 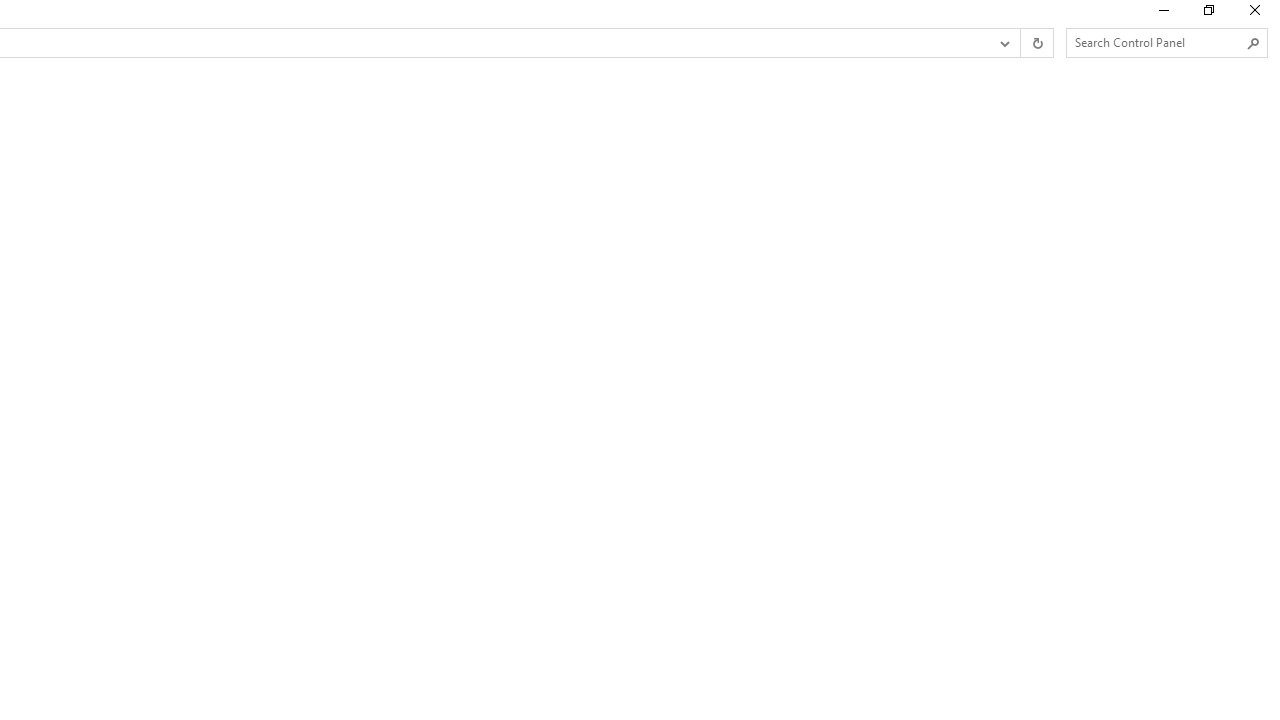 What do you see at coordinates (1003, 43) in the screenshot?
I see `'Previous Locations'` at bounding box center [1003, 43].